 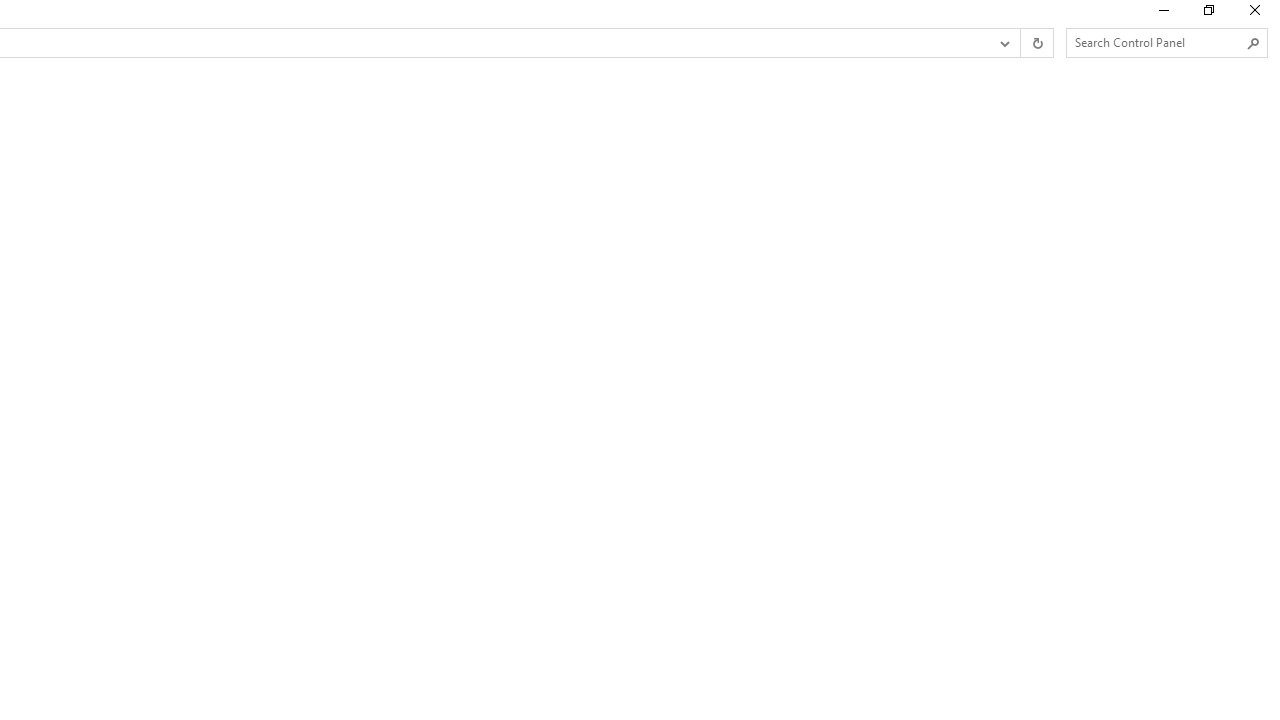 What do you see at coordinates (1003, 43) in the screenshot?
I see `'Previous Locations'` at bounding box center [1003, 43].